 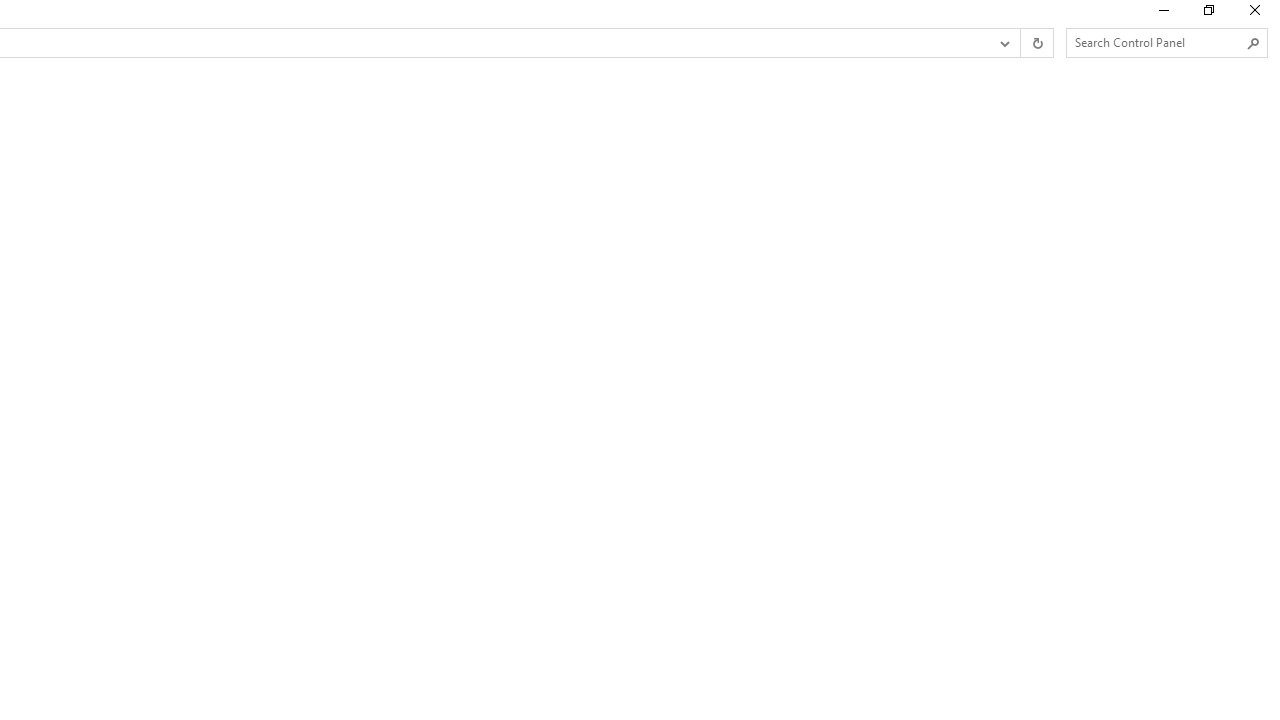 What do you see at coordinates (1003, 43) in the screenshot?
I see `'Previous Locations'` at bounding box center [1003, 43].